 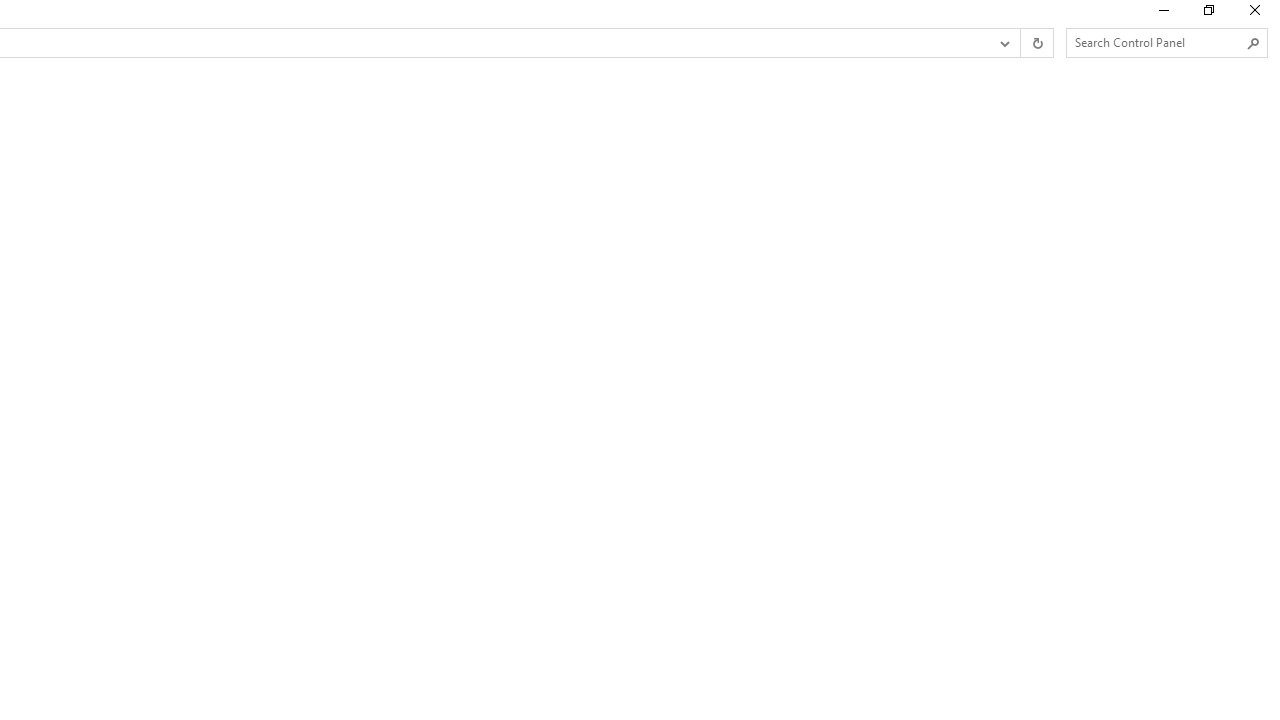 What do you see at coordinates (1003, 43) in the screenshot?
I see `'Previous Locations'` at bounding box center [1003, 43].